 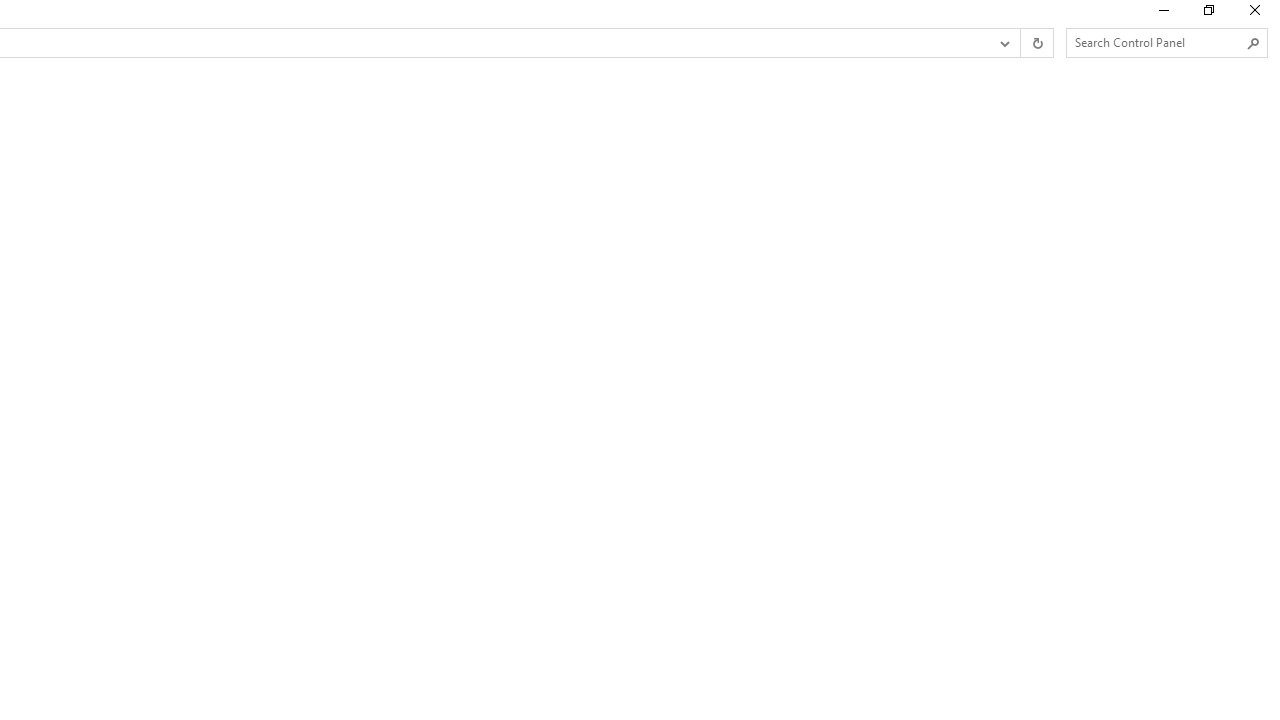 What do you see at coordinates (1003, 43) in the screenshot?
I see `'Previous Locations'` at bounding box center [1003, 43].